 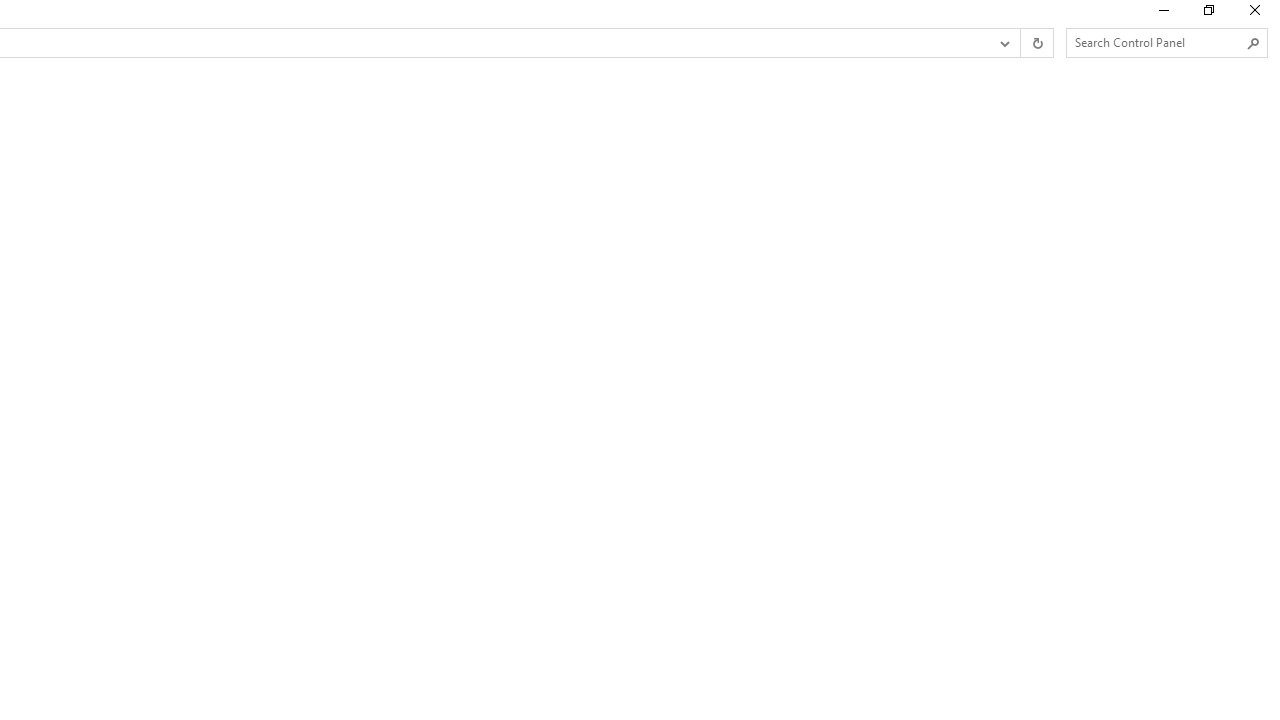 What do you see at coordinates (1003, 43) in the screenshot?
I see `'Previous Locations'` at bounding box center [1003, 43].